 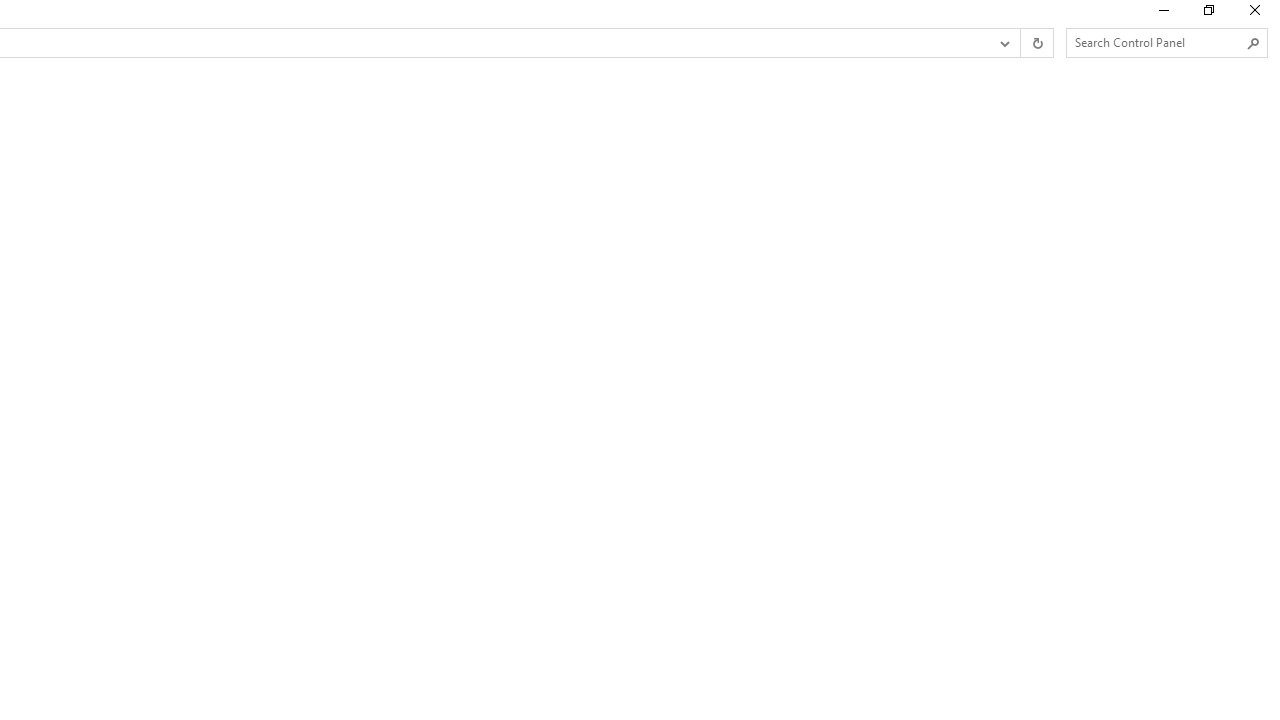 What do you see at coordinates (1003, 43) in the screenshot?
I see `'Previous Locations'` at bounding box center [1003, 43].